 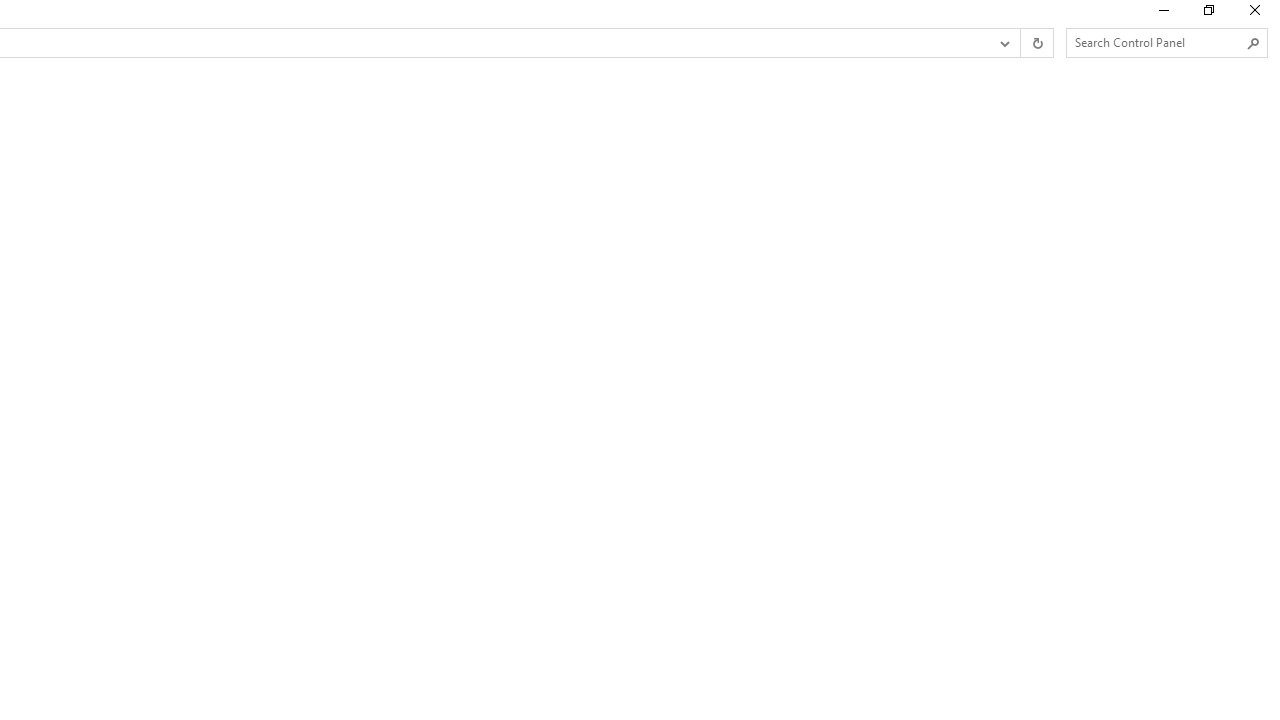 What do you see at coordinates (1003, 43) in the screenshot?
I see `'Previous Locations'` at bounding box center [1003, 43].